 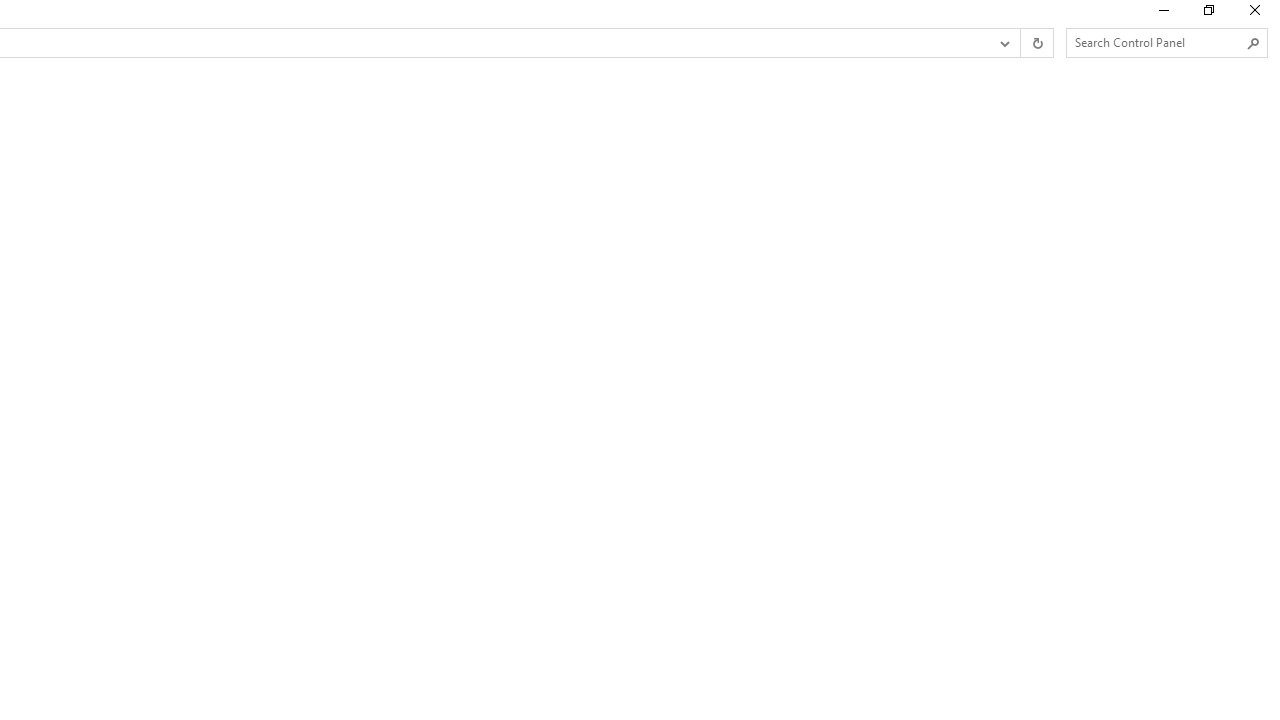 What do you see at coordinates (1003, 43) in the screenshot?
I see `'Previous Locations'` at bounding box center [1003, 43].